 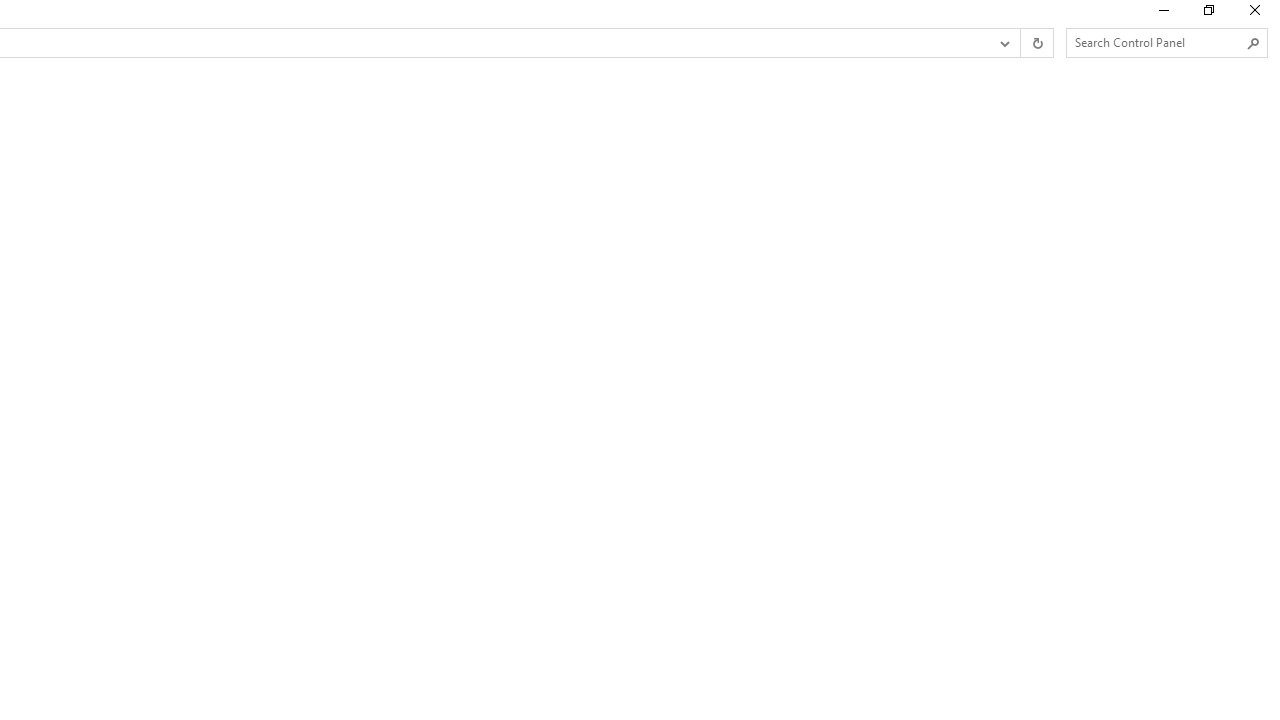 What do you see at coordinates (1003, 43) in the screenshot?
I see `'Previous Locations'` at bounding box center [1003, 43].